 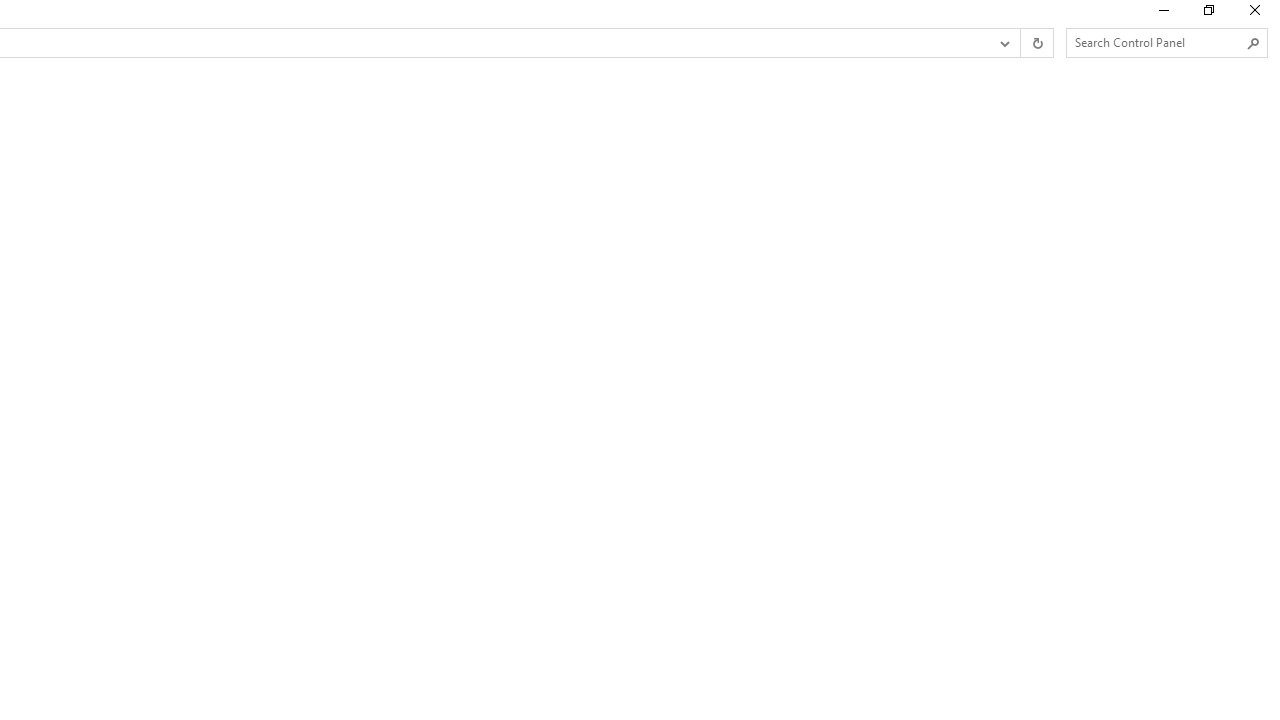 What do you see at coordinates (1003, 43) in the screenshot?
I see `'Previous Locations'` at bounding box center [1003, 43].